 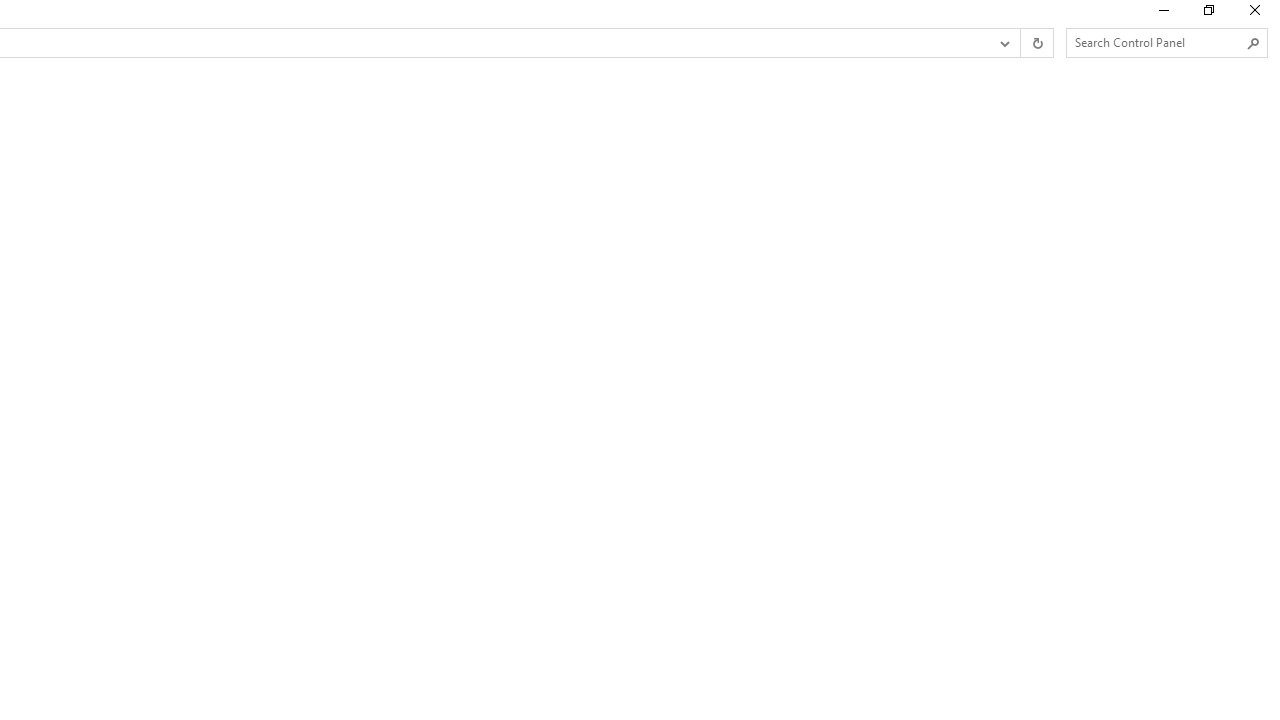 What do you see at coordinates (1003, 43) in the screenshot?
I see `'Previous Locations'` at bounding box center [1003, 43].